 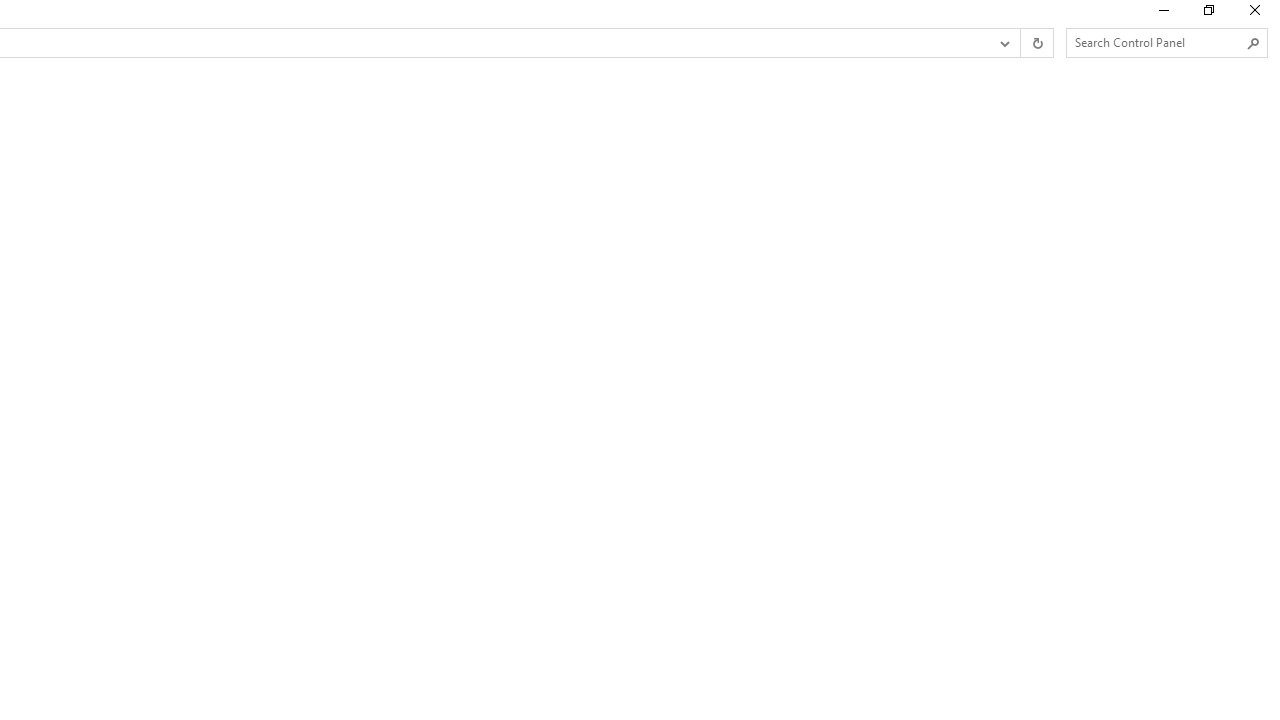 What do you see at coordinates (1003, 43) in the screenshot?
I see `'Previous Locations'` at bounding box center [1003, 43].